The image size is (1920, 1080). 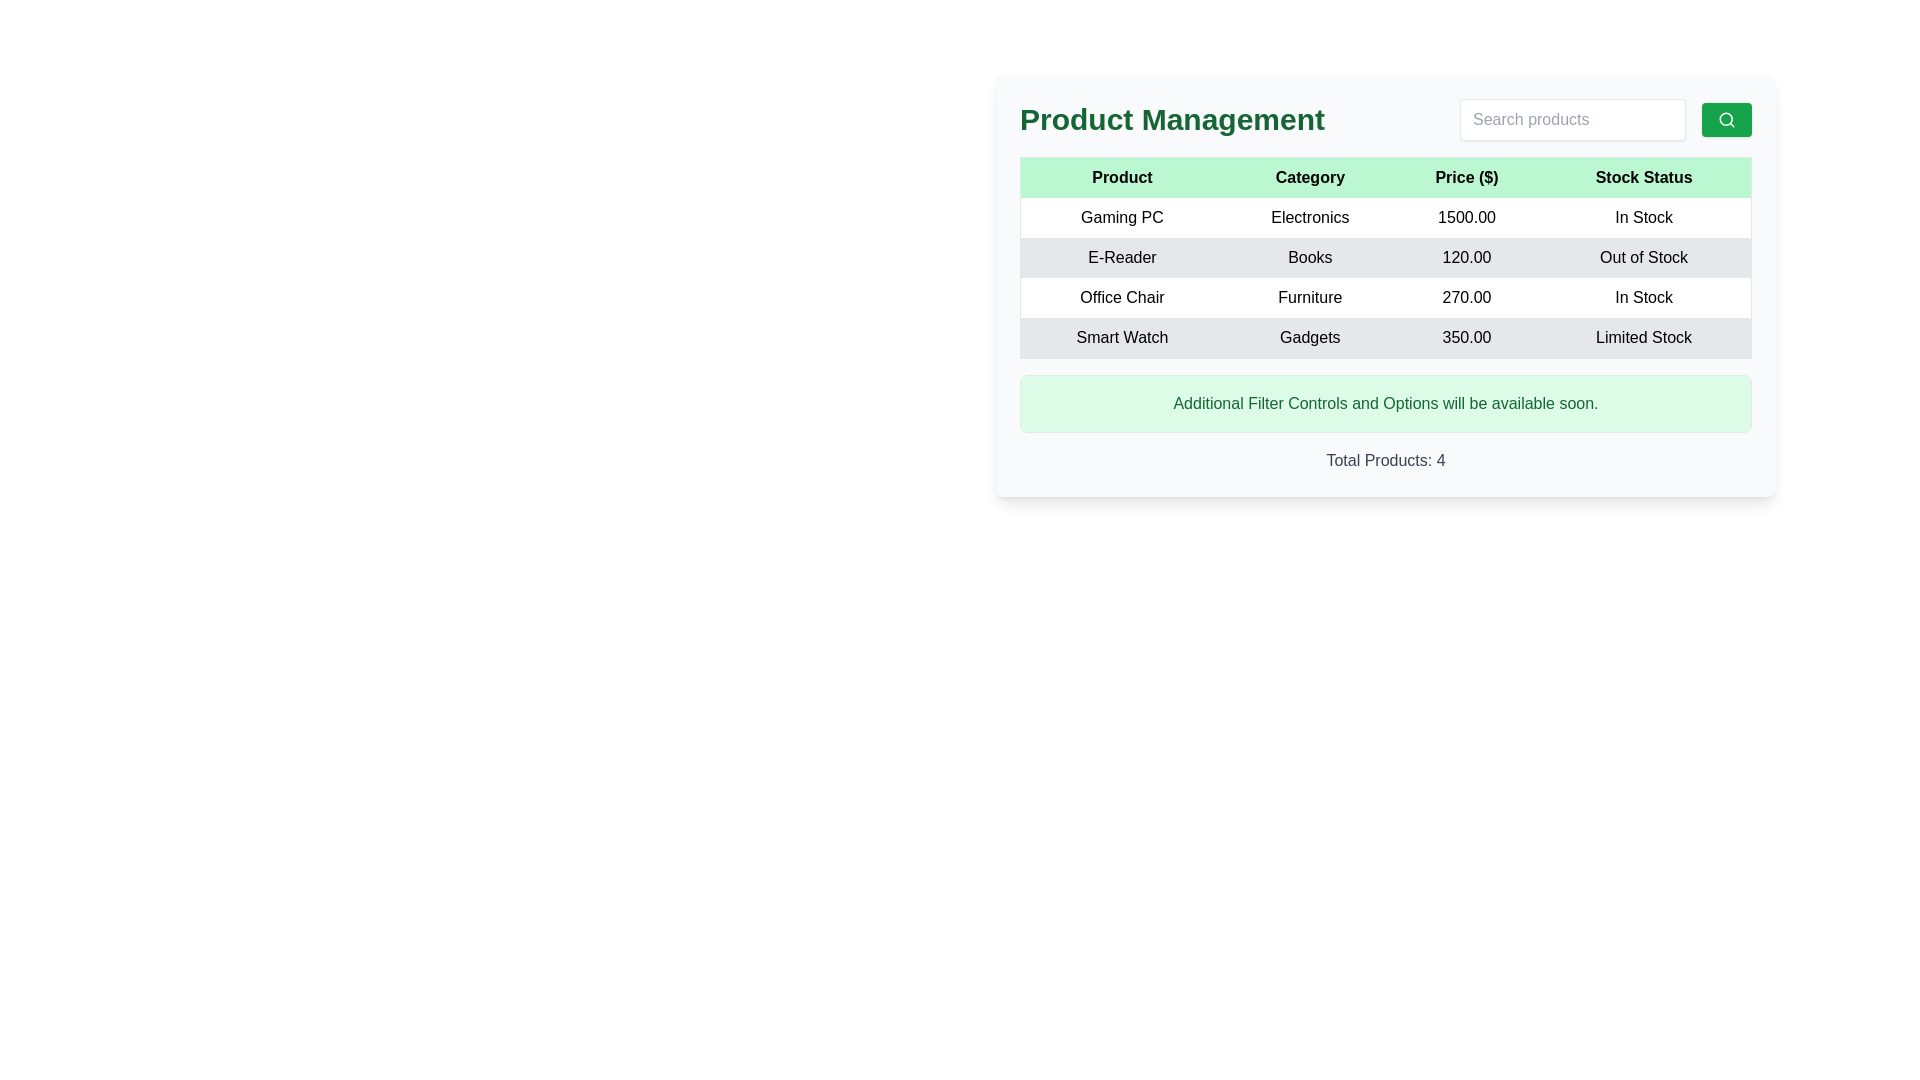 What do you see at coordinates (1572, 119) in the screenshot?
I see `the search input text box located at the upper-right corner of the product management interface` at bounding box center [1572, 119].